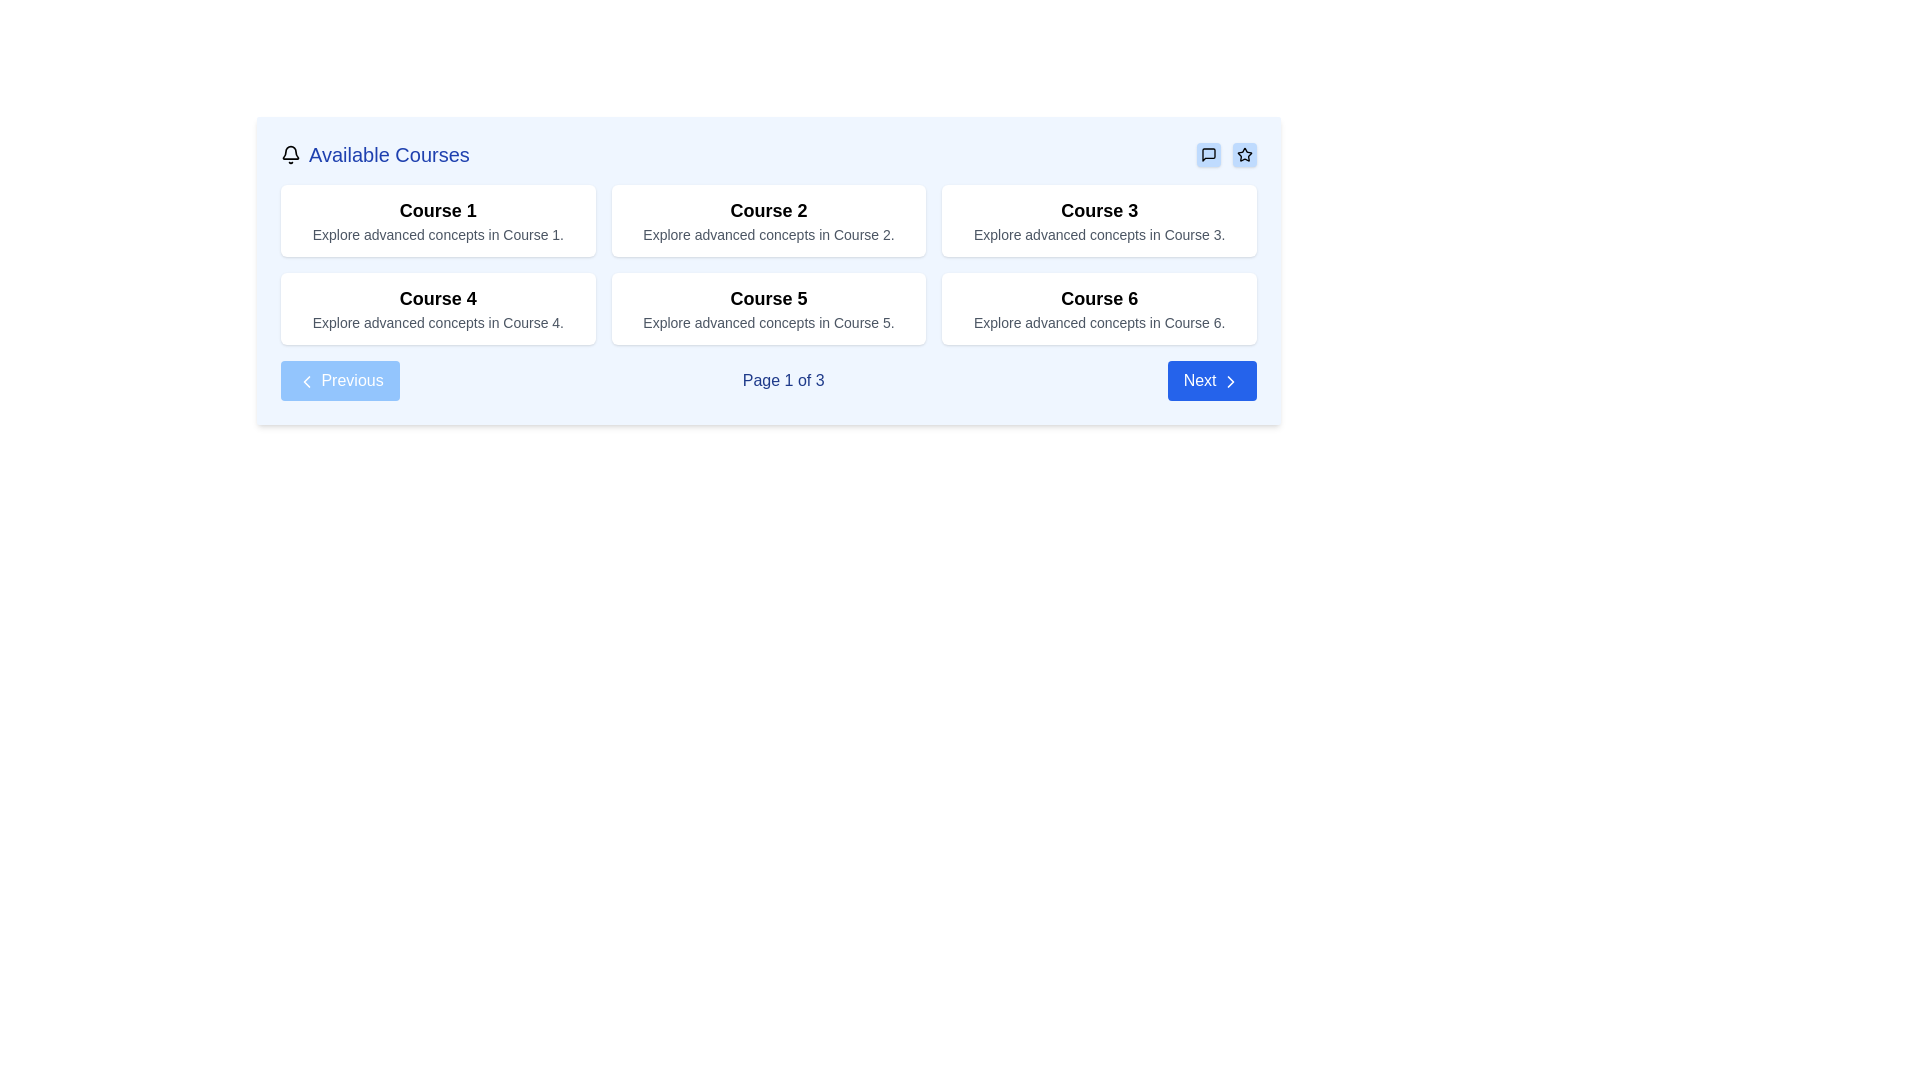 The height and width of the screenshot is (1080, 1920). Describe the element at coordinates (767, 322) in the screenshot. I see `text label that says 'Explore advanced concepts in Course 5.' located in the second row, second column of the grid layout beneath the title 'Course 5'` at that location.